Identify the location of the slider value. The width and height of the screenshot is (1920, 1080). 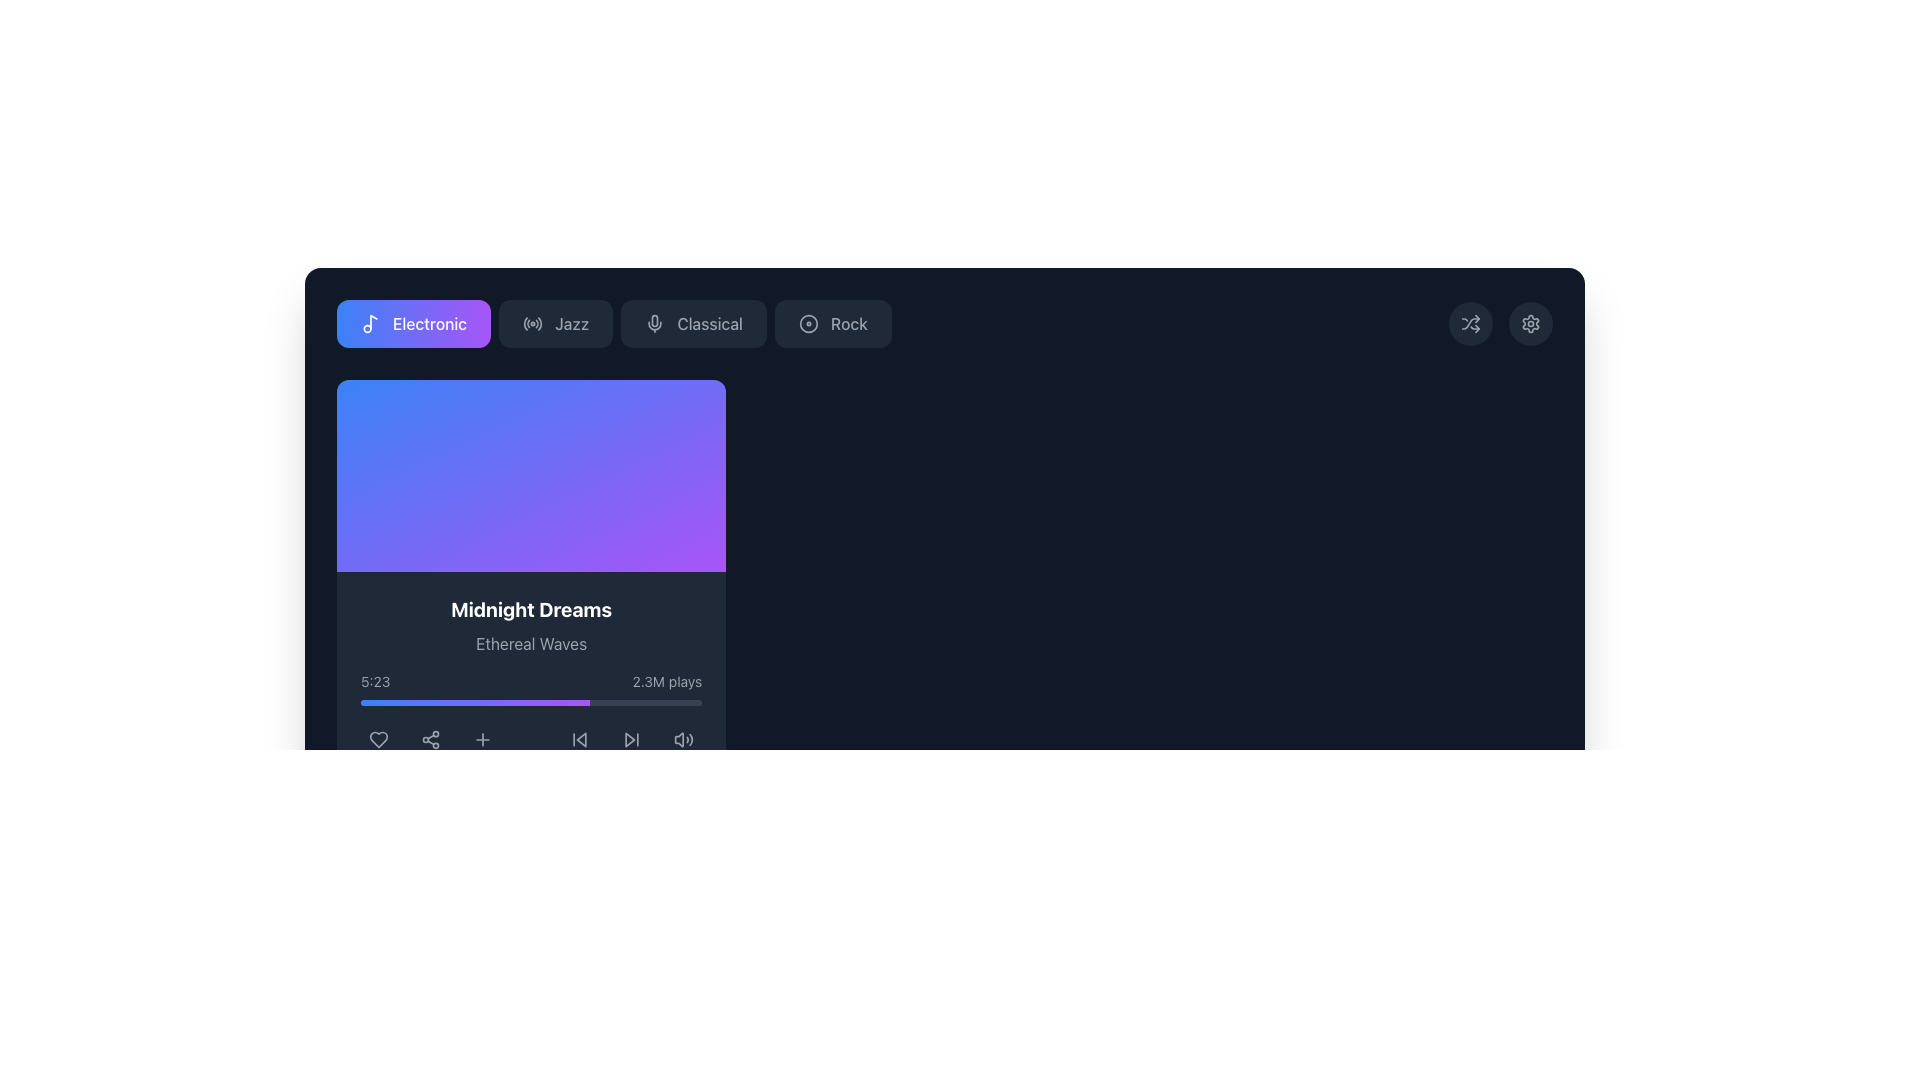
(472, 701).